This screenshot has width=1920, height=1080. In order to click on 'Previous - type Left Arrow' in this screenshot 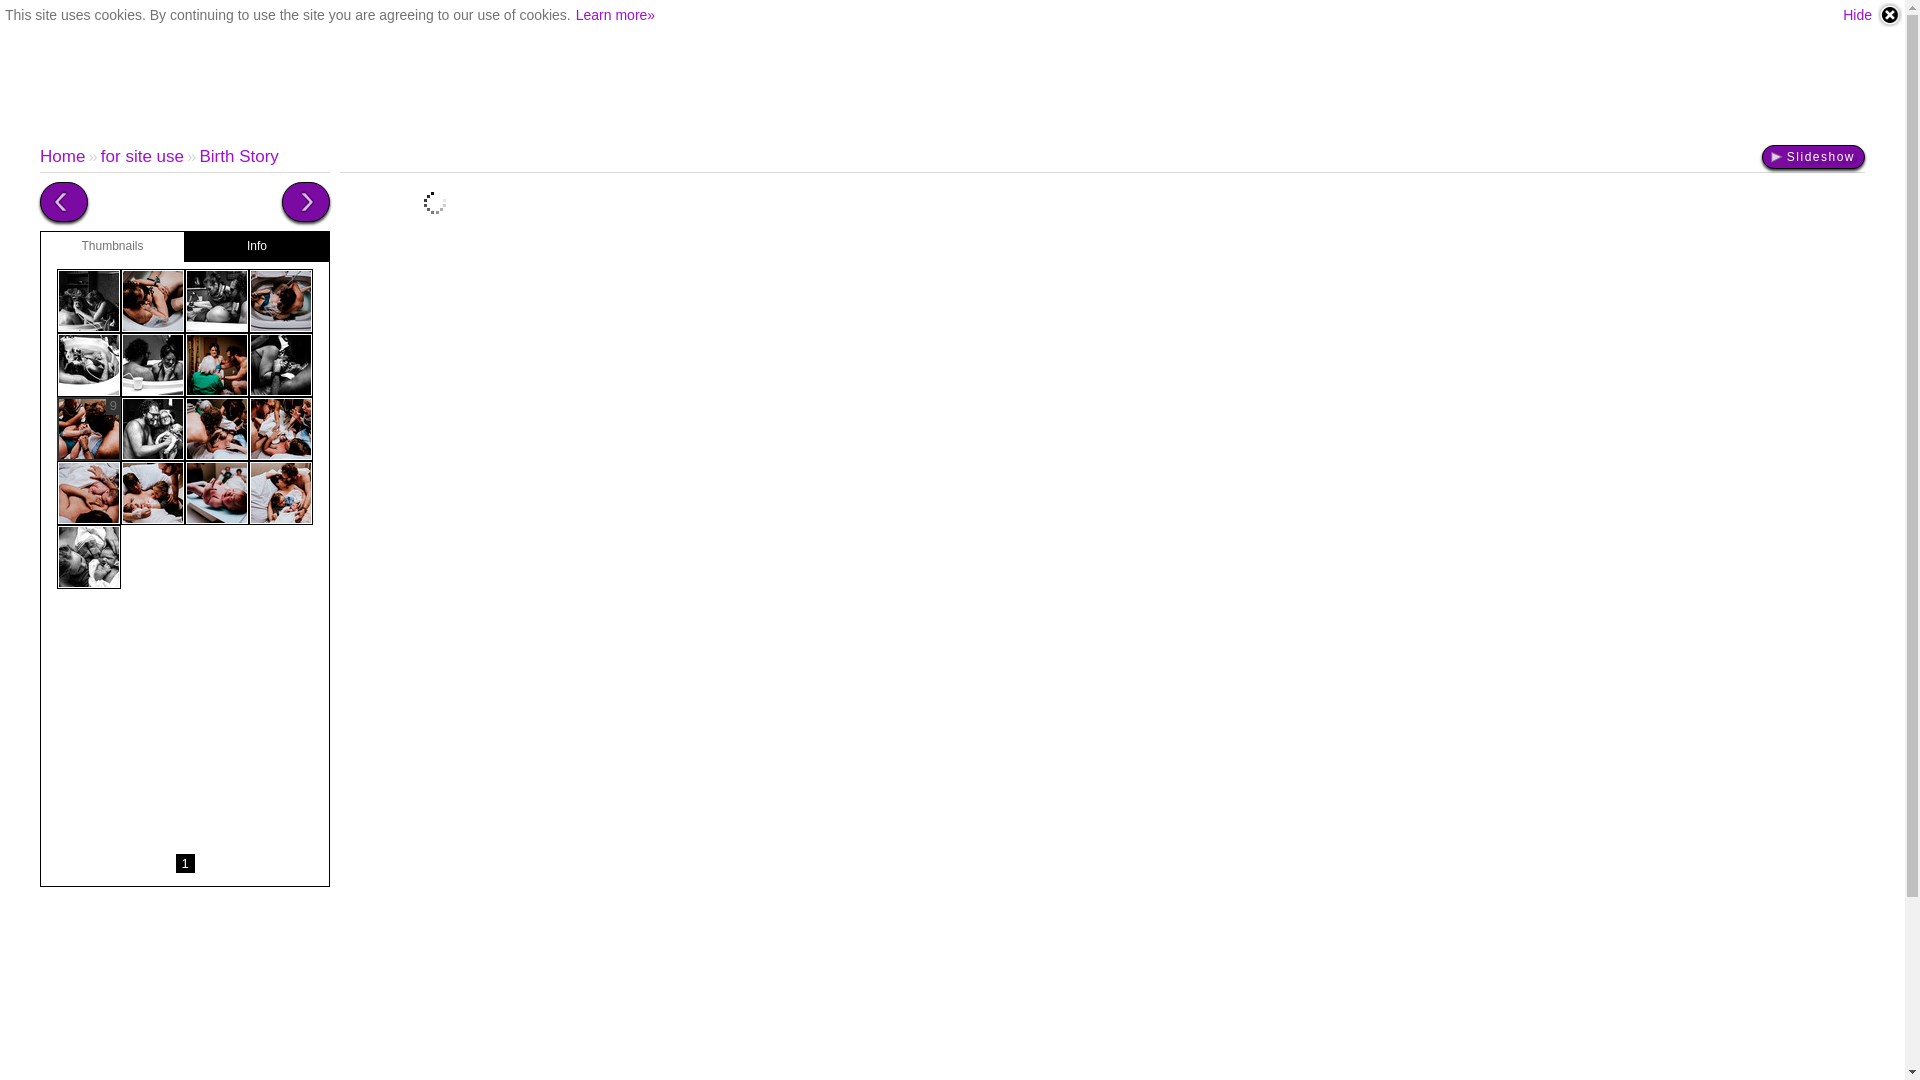, I will do `click(63, 201)`.